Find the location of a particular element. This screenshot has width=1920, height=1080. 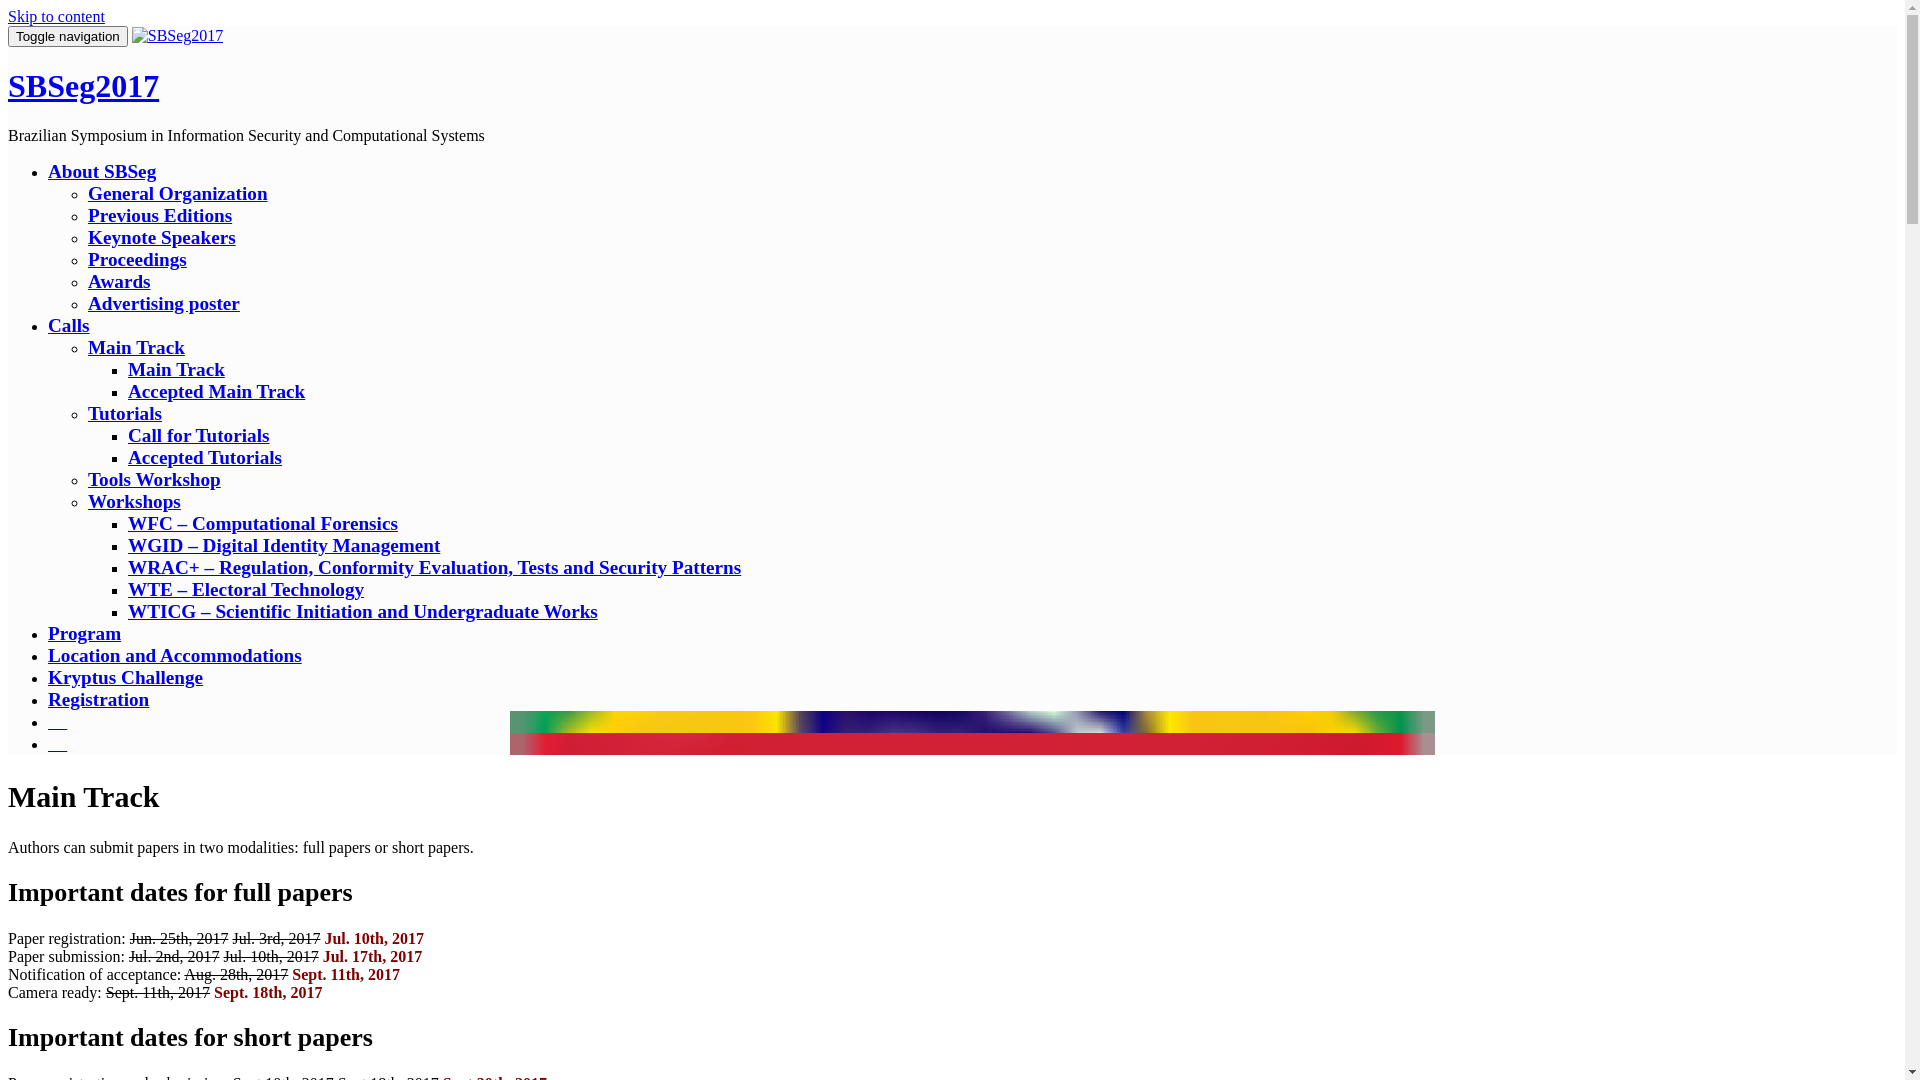

'Keynote Speakers' is located at coordinates (162, 236).